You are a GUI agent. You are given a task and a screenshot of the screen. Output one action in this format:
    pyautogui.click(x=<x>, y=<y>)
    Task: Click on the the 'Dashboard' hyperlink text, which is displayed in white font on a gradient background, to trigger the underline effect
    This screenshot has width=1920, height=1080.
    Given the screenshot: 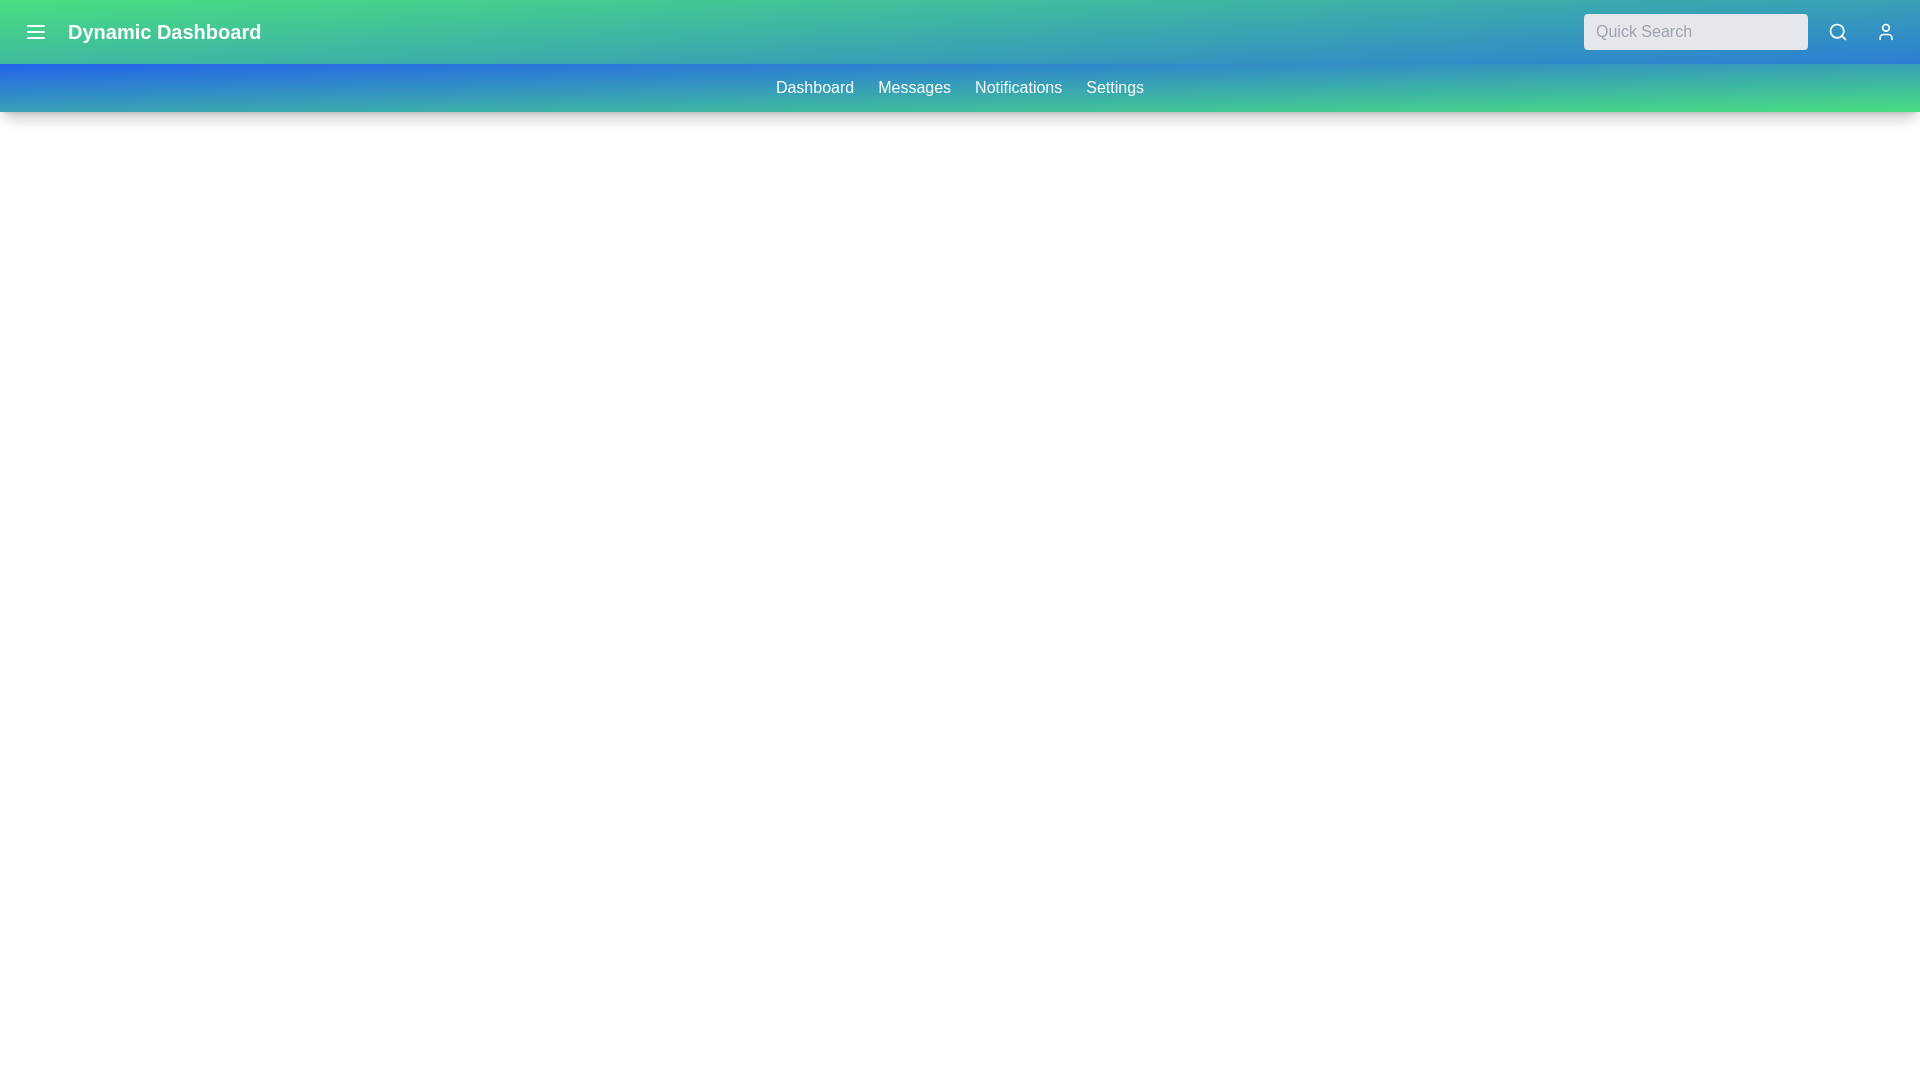 What is the action you would take?
    pyautogui.click(x=815, y=87)
    